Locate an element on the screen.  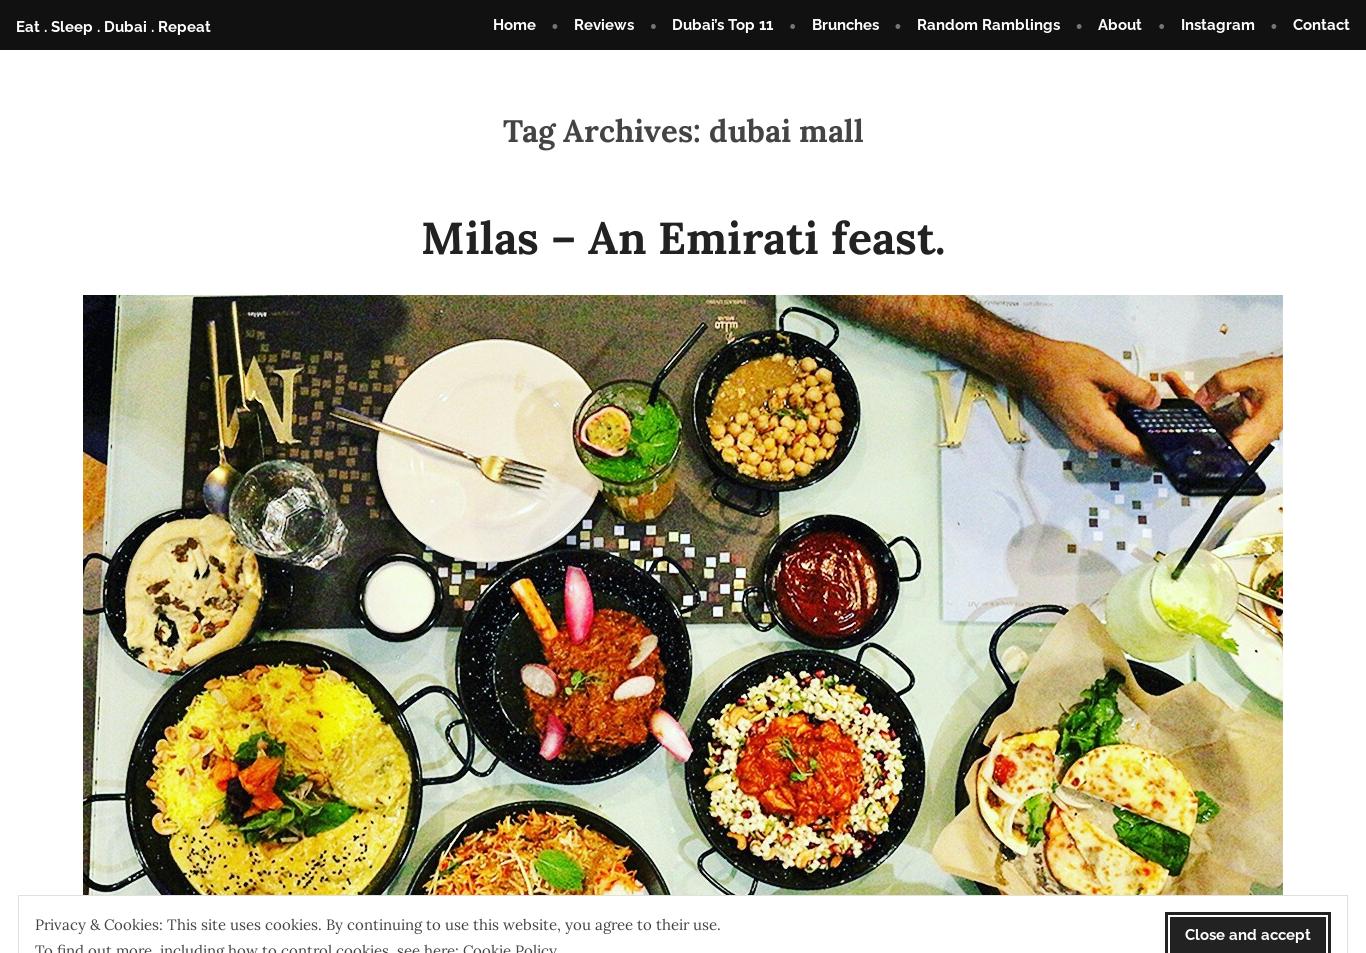
'Milas – An Emirati feast.' is located at coordinates (683, 235).